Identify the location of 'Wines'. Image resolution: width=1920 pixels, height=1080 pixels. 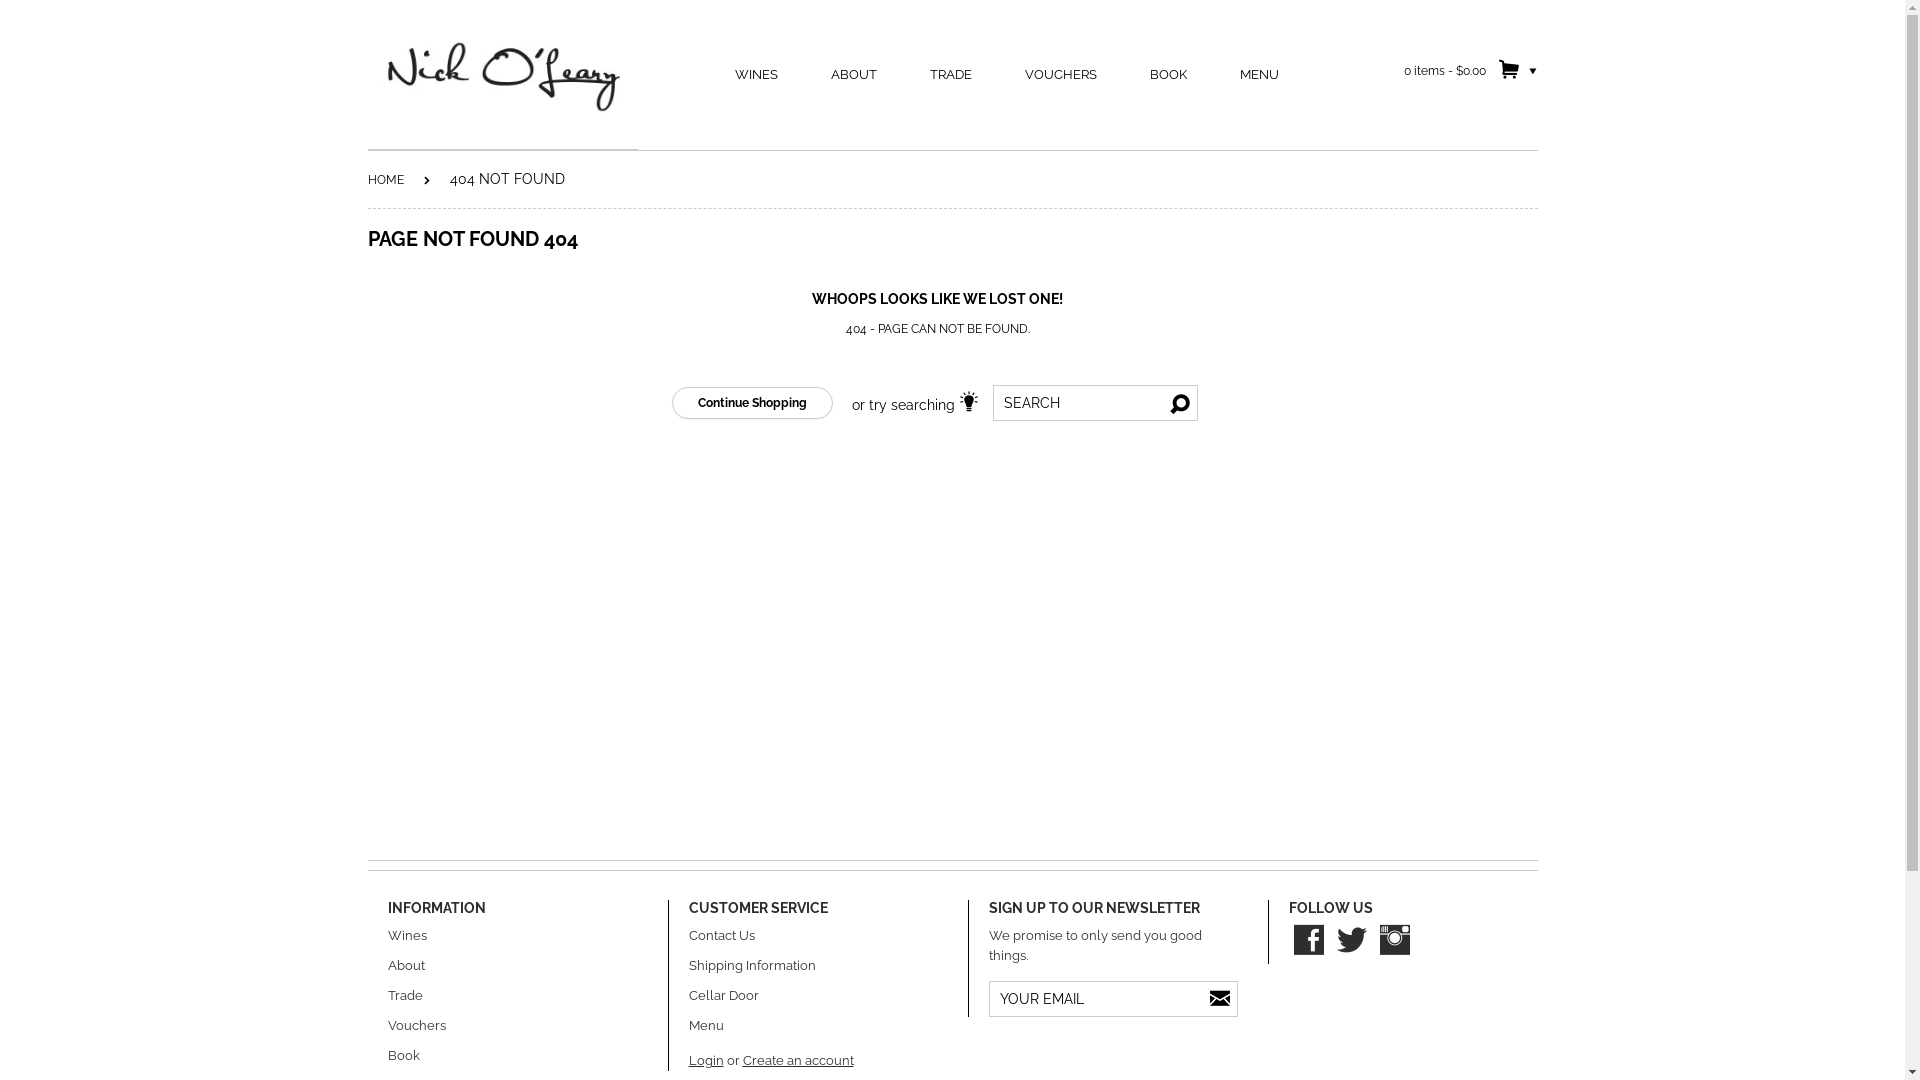
(406, 935).